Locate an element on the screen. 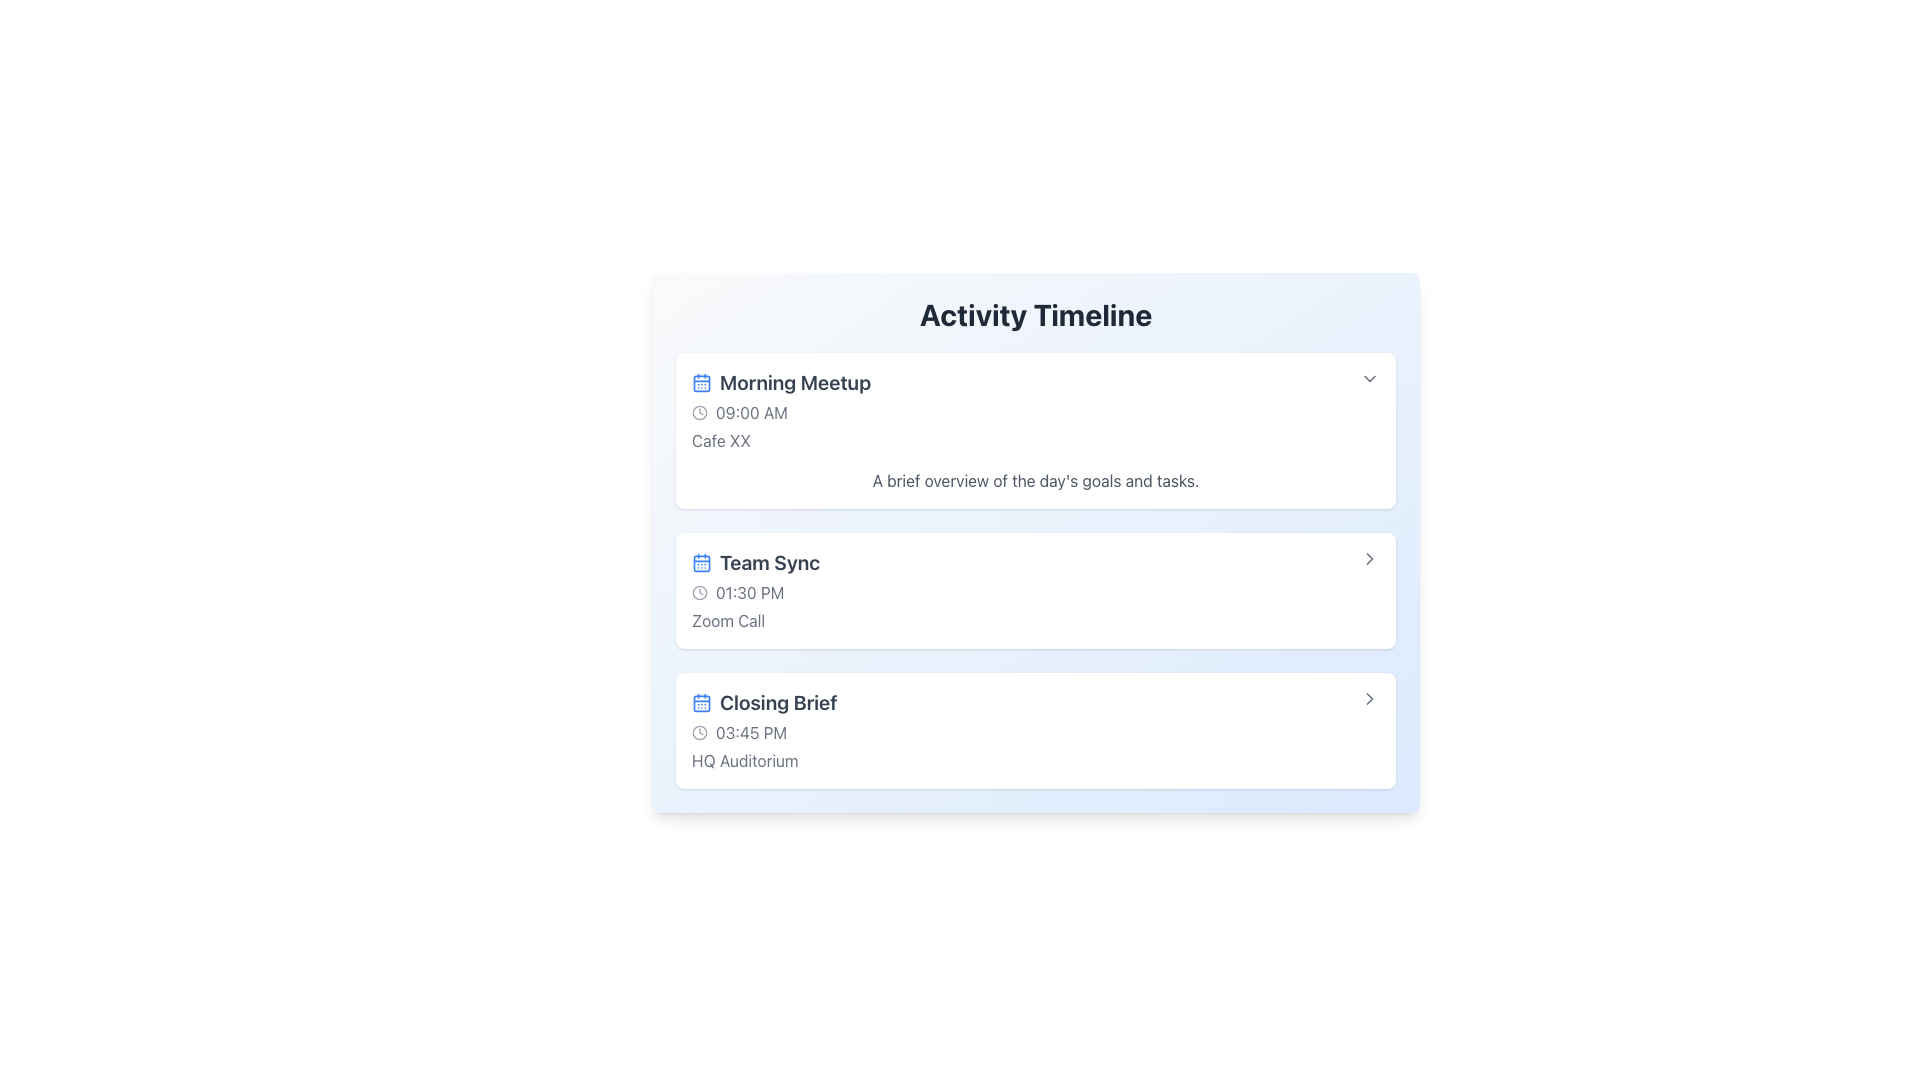 This screenshot has width=1920, height=1080. the clock-shaped icon that is light gray in color, located to the left of the text '01:30 PM' in the 'Team Sync' event card is located at coordinates (700, 592).